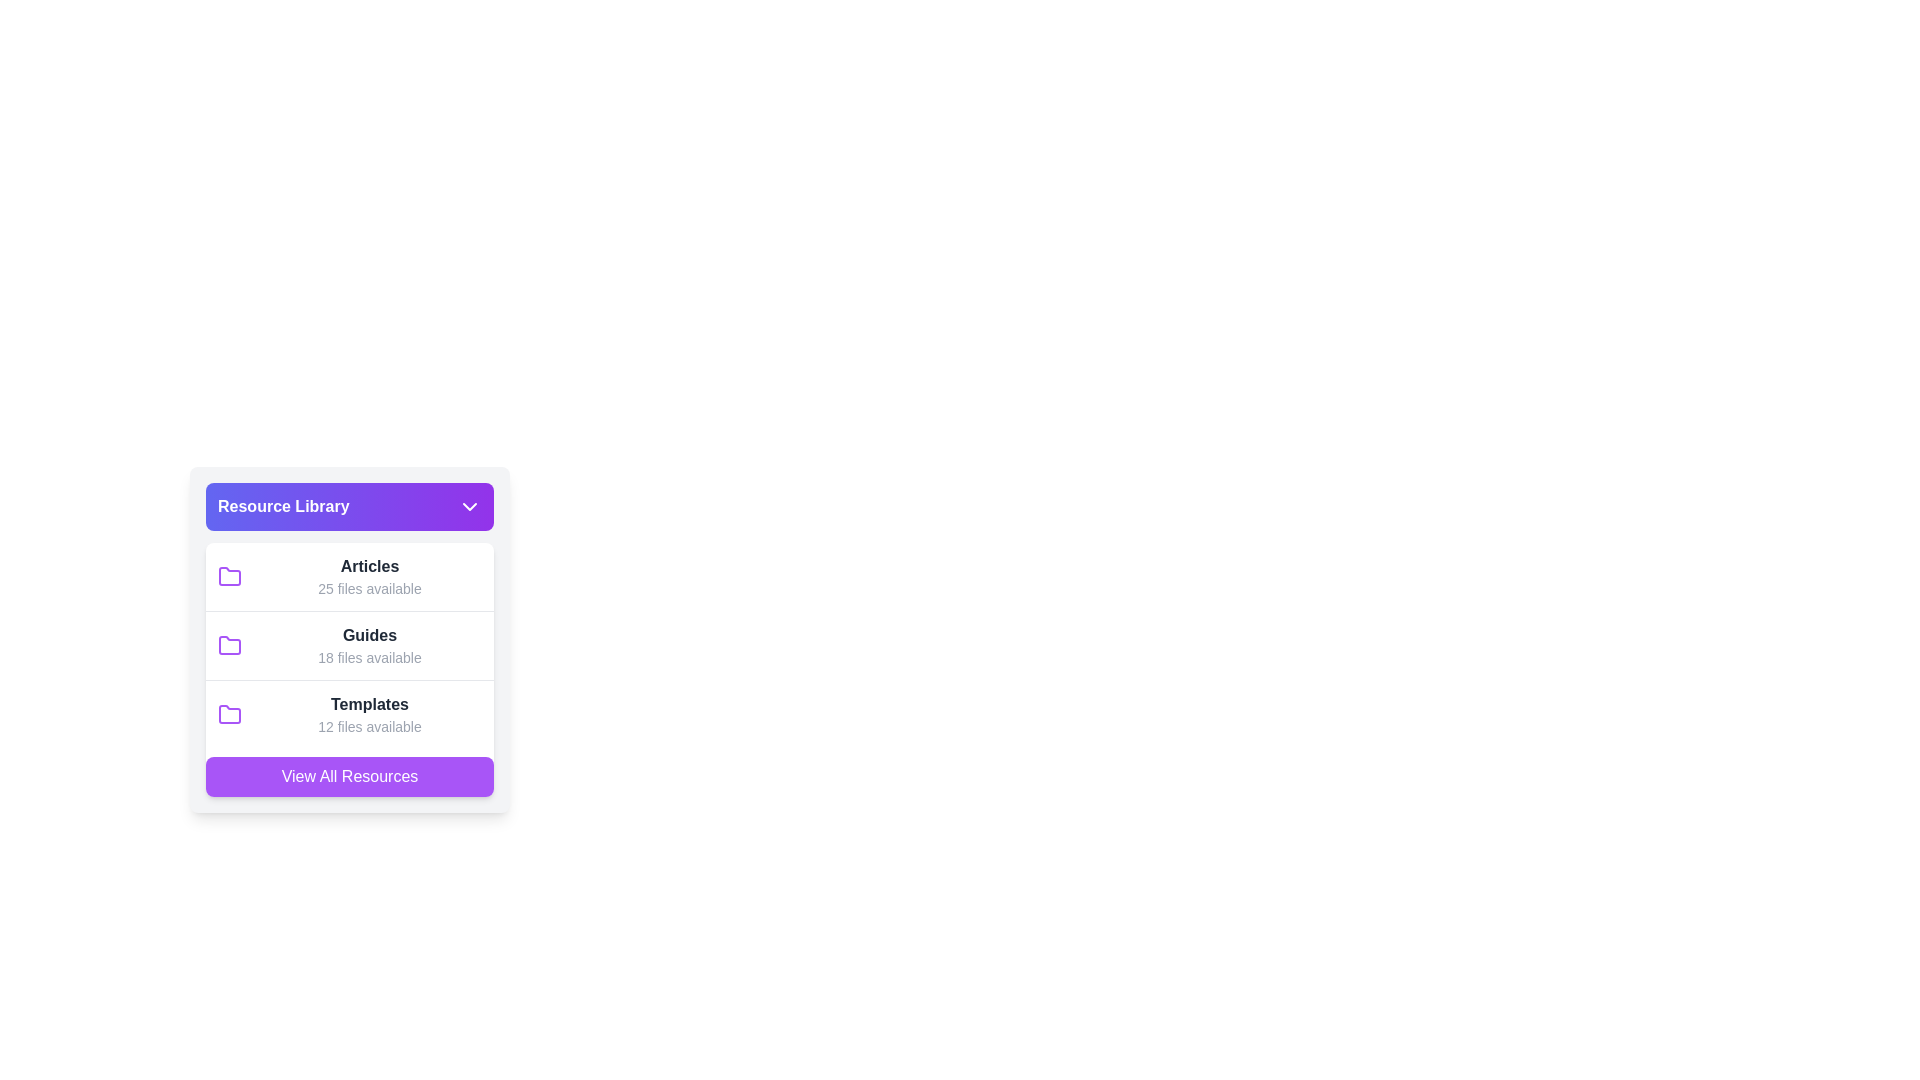 The width and height of the screenshot is (1920, 1080). What do you see at coordinates (350, 775) in the screenshot?
I see `the rectangular button with rounded corners and a purple background that reads 'View All Resources' to change its opacity` at bounding box center [350, 775].